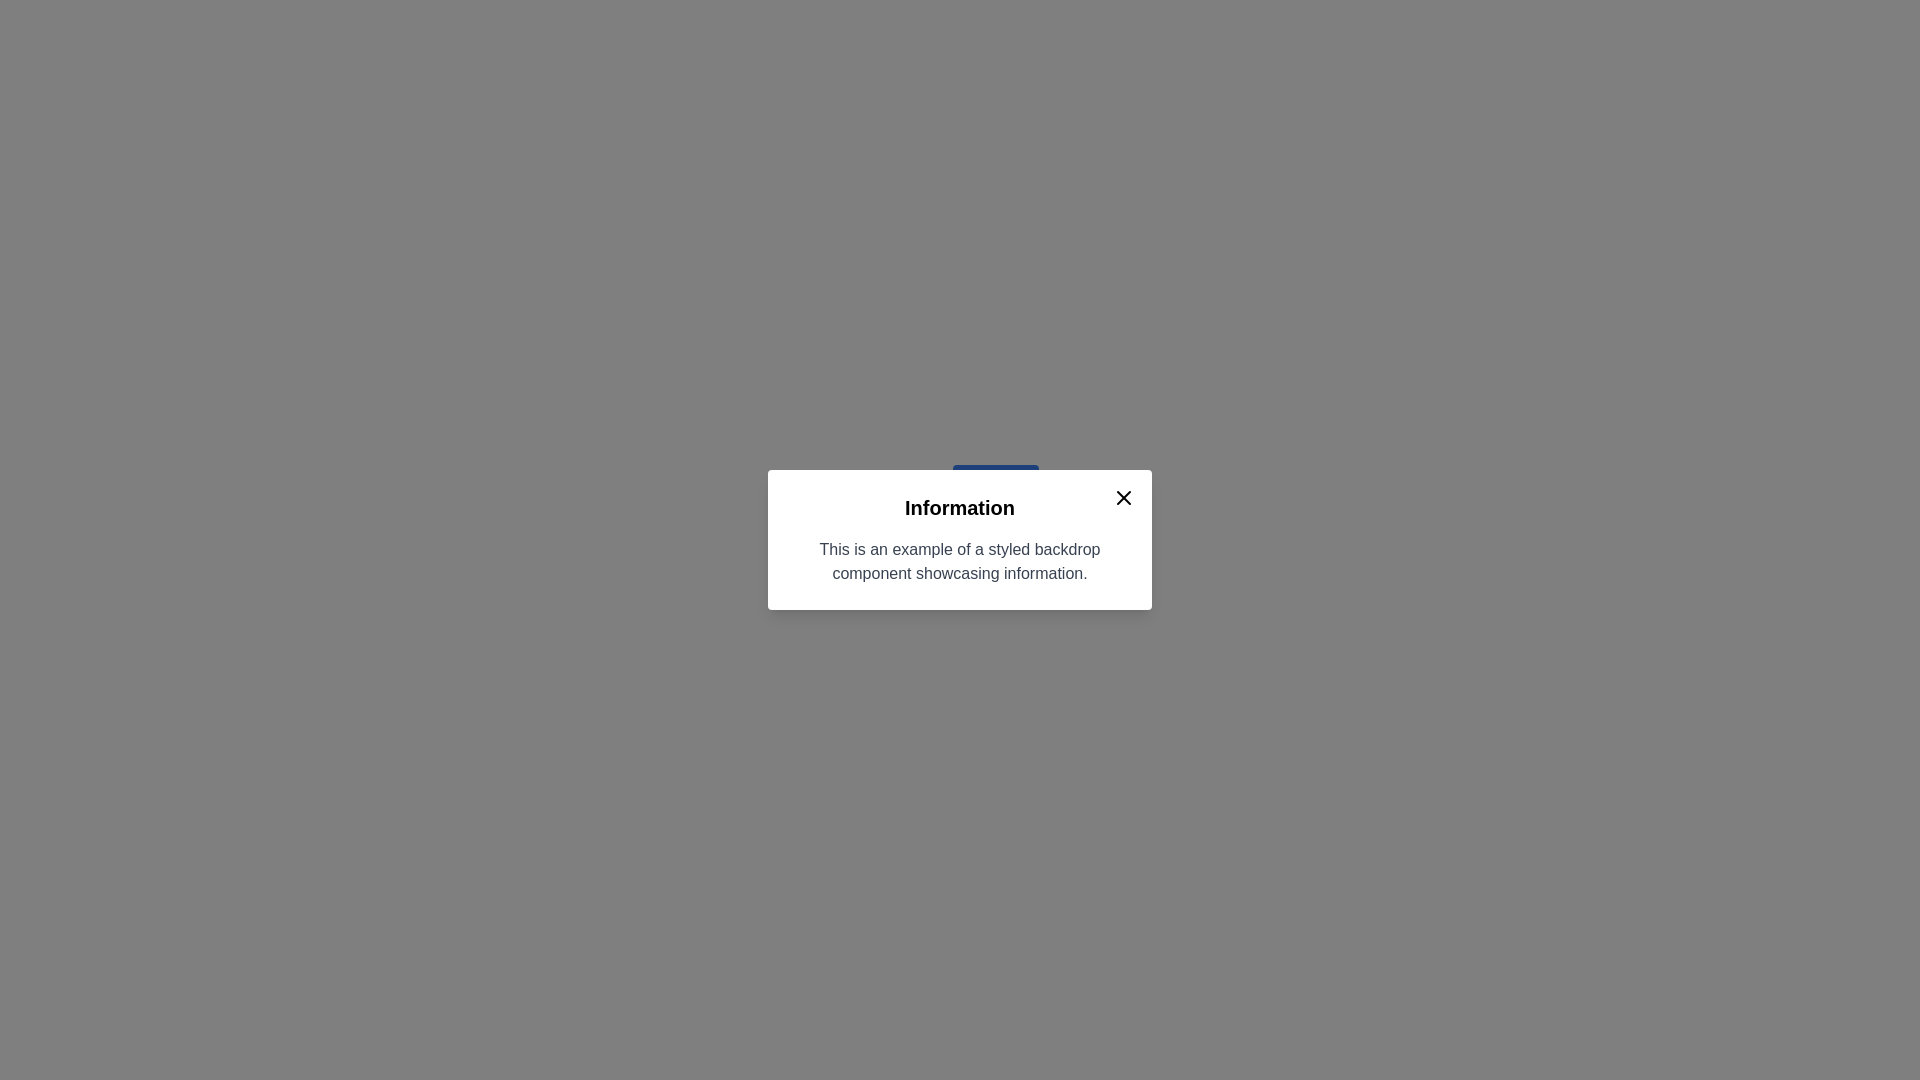 The height and width of the screenshot is (1080, 1920). What do you see at coordinates (960, 562) in the screenshot?
I see `the Text Display element that provides descriptive information regarding the styled backdrop component, located beneath the 'Information' title` at bounding box center [960, 562].